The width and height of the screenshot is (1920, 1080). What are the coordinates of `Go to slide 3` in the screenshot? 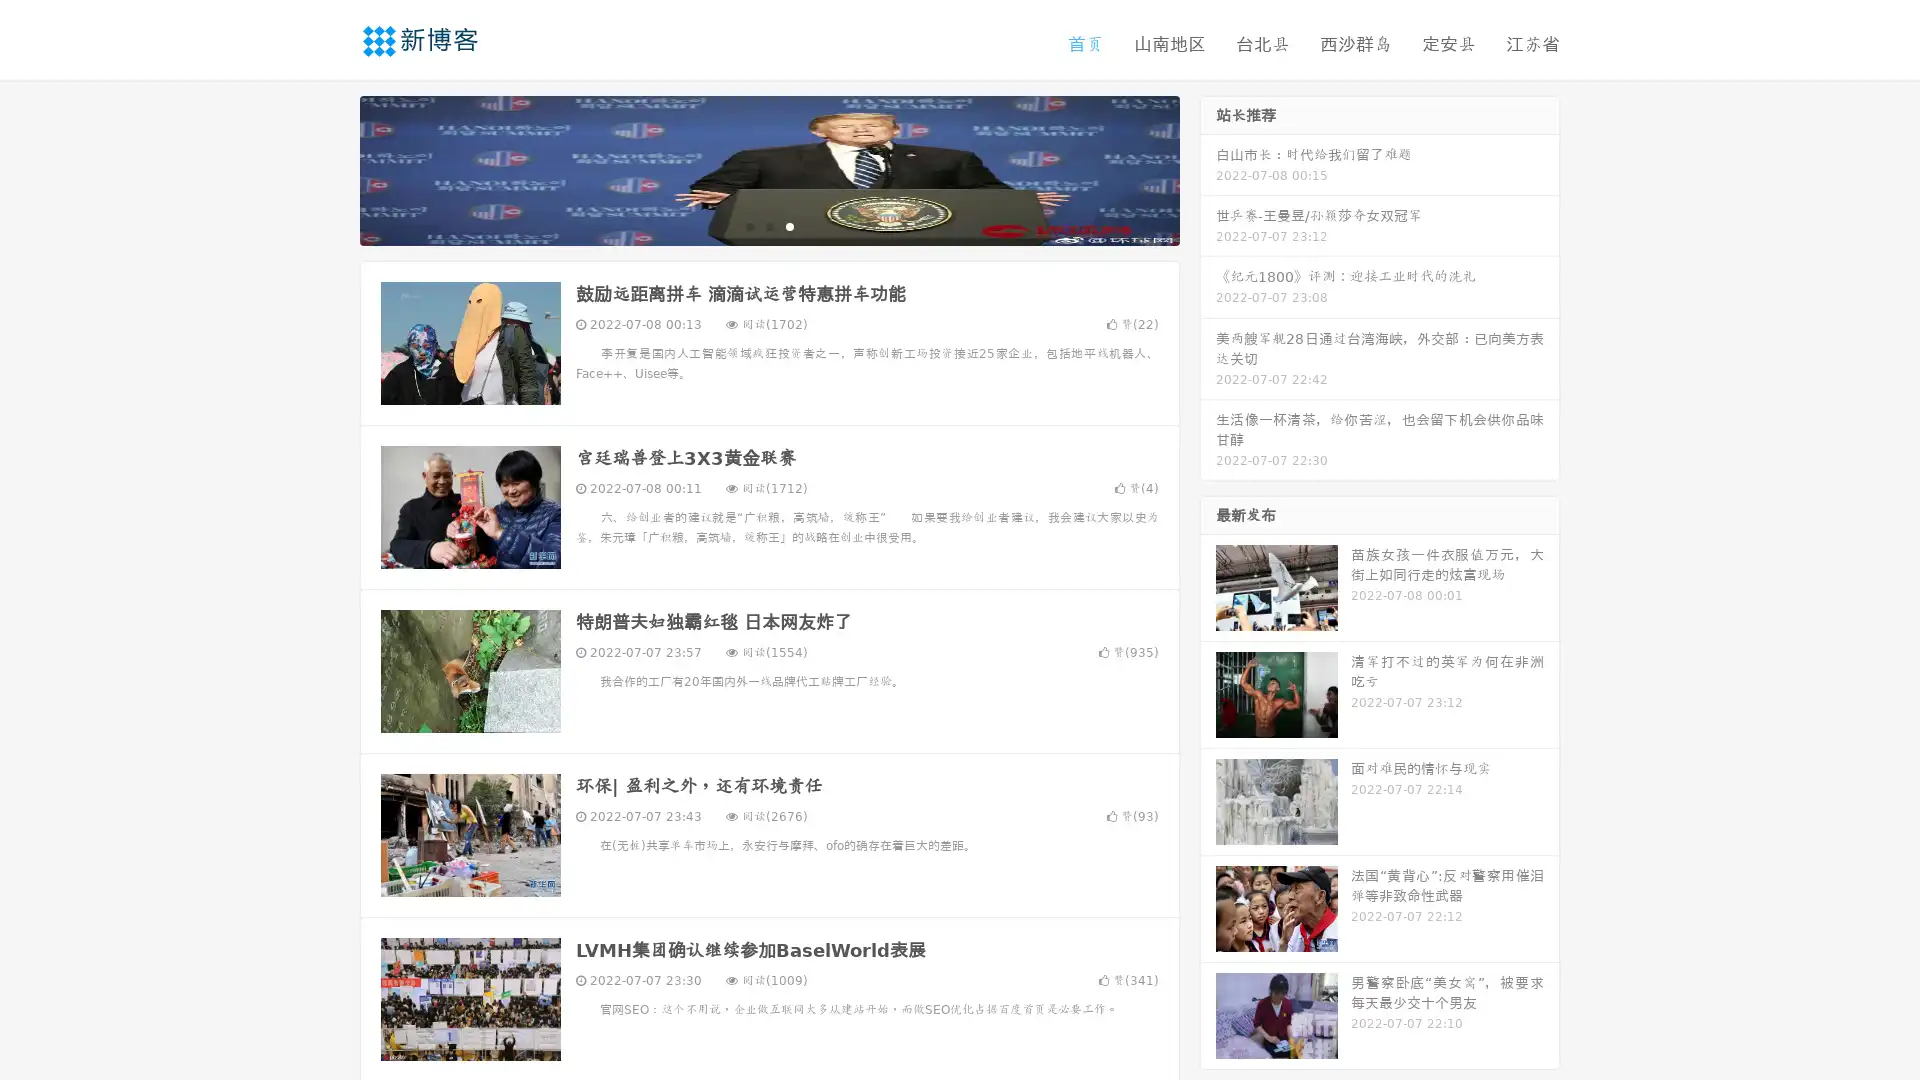 It's located at (789, 225).